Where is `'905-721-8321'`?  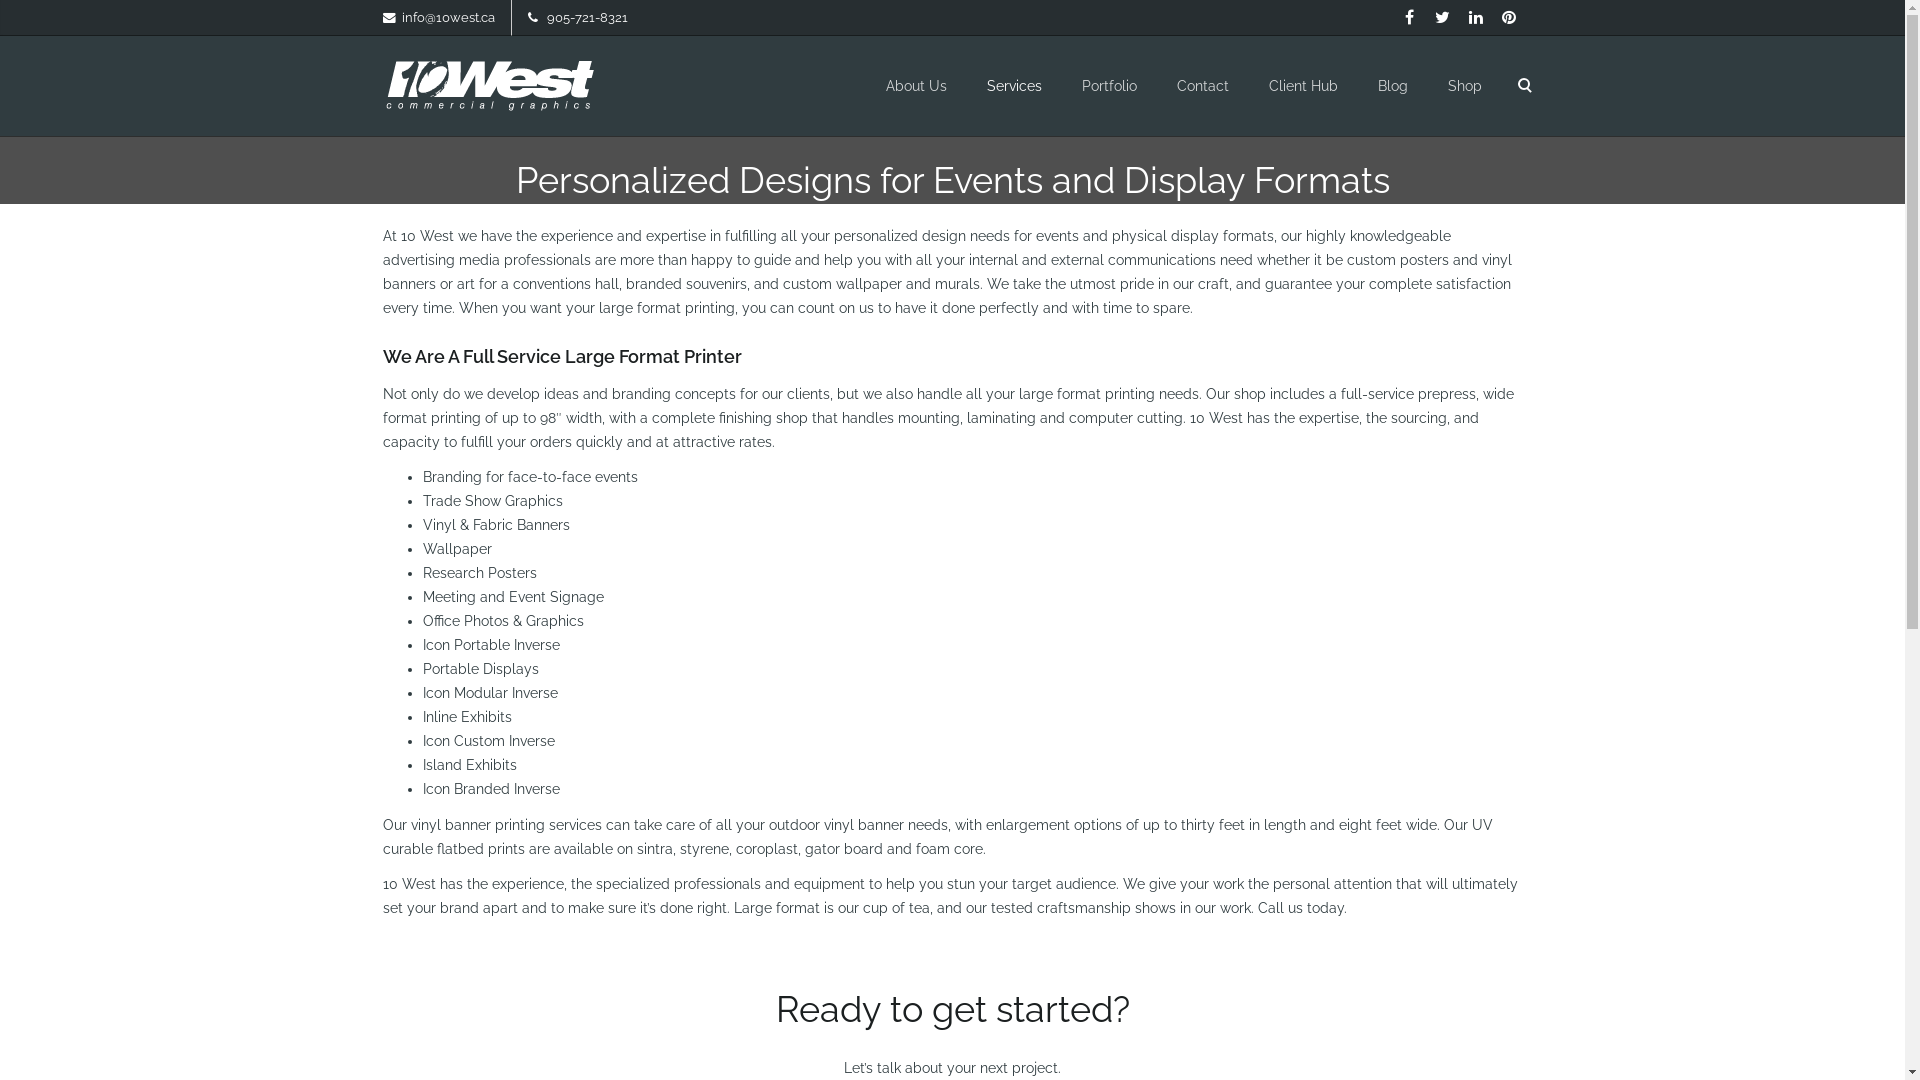
'905-721-8321' is located at coordinates (546, 17).